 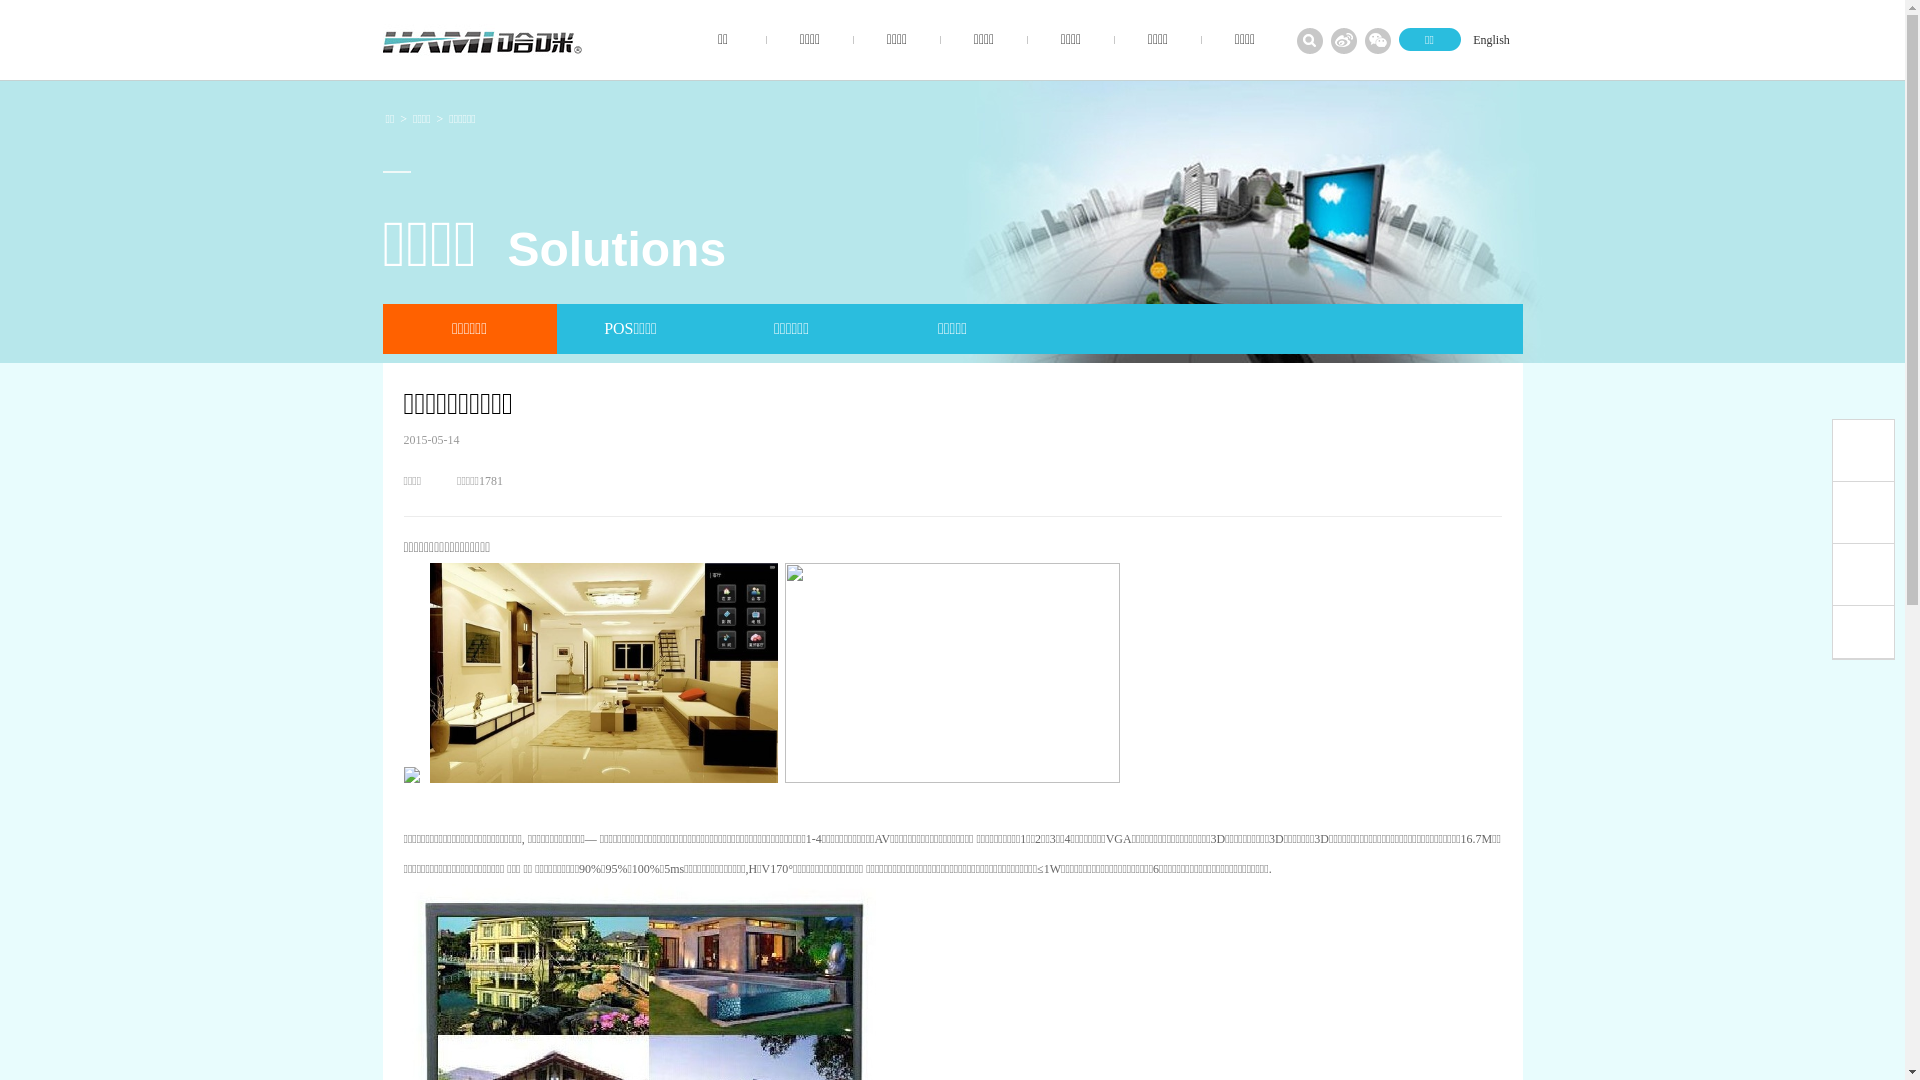 What do you see at coordinates (1491, 39) in the screenshot?
I see `'English'` at bounding box center [1491, 39].